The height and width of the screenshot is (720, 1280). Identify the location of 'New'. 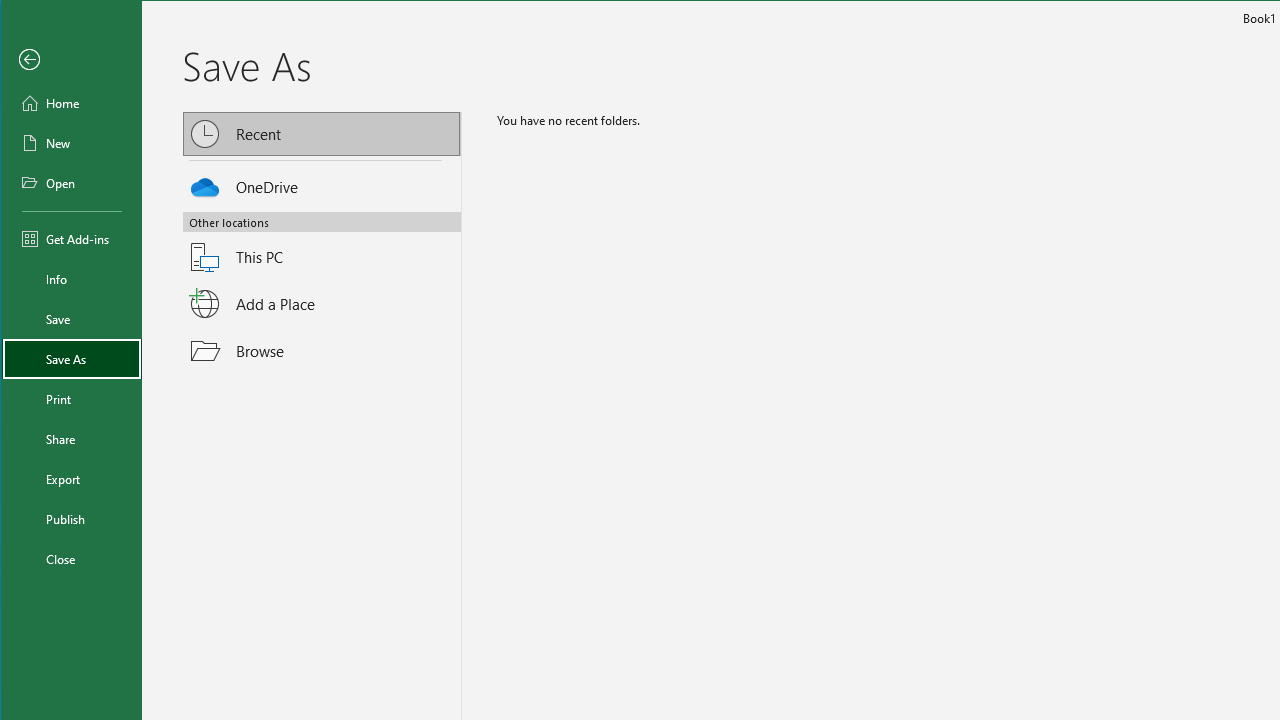
(72, 141).